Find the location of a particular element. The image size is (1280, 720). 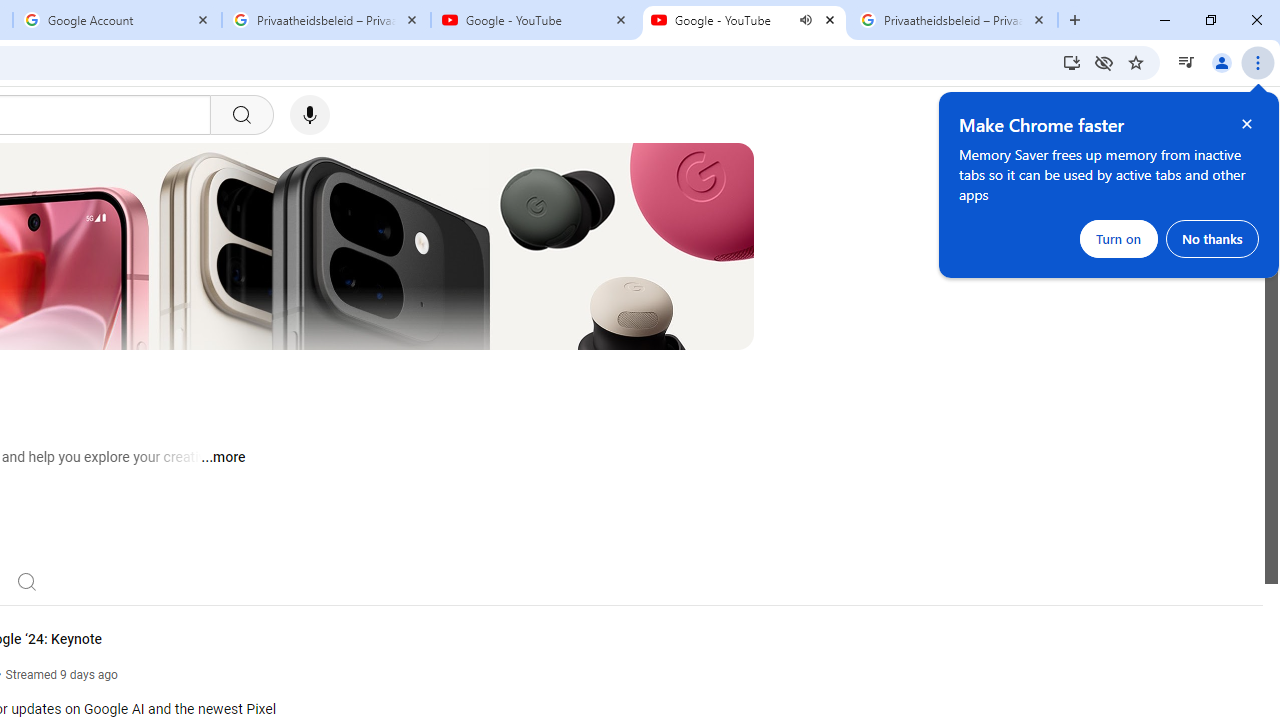

'Install YouTube' is located at coordinates (1071, 61).